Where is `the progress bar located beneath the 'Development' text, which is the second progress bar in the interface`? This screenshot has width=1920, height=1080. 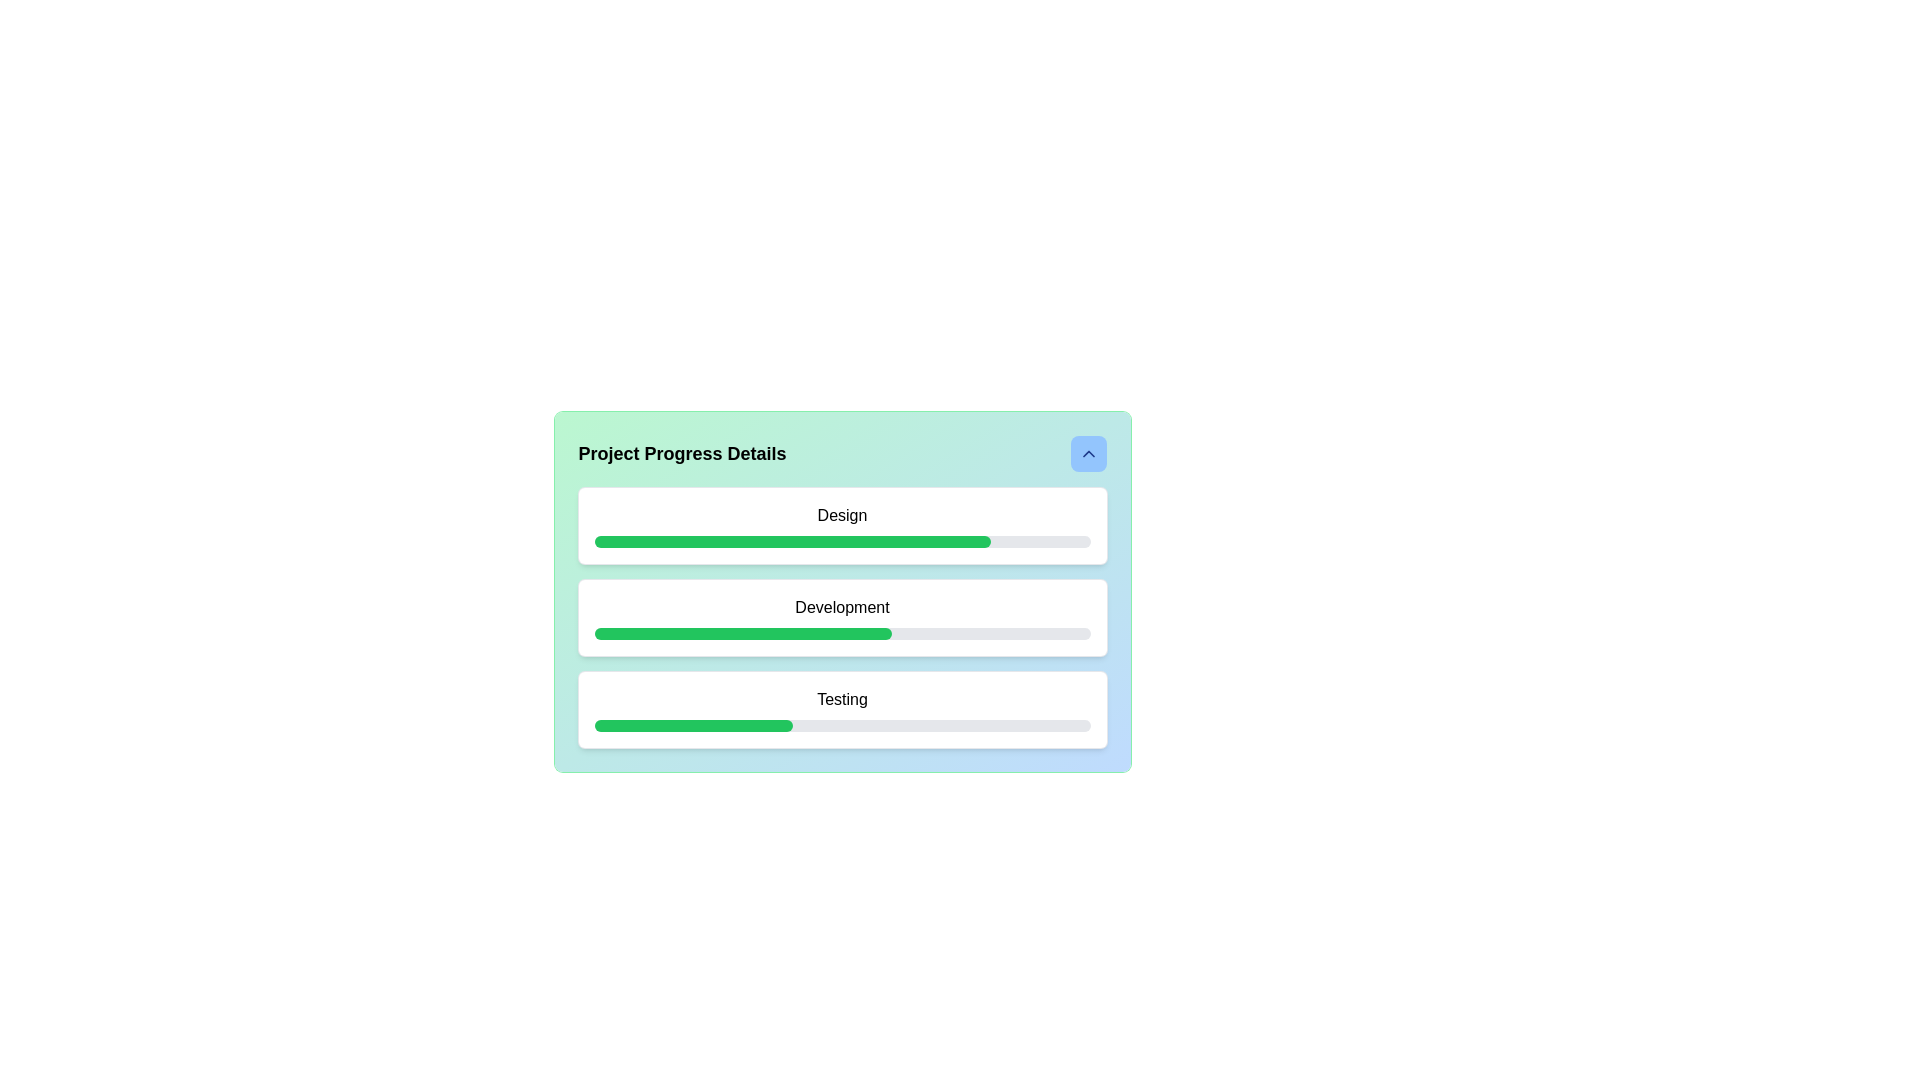
the progress bar located beneath the 'Development' text, which is the second progress bar in the interface is located at coordinates (842, 633).